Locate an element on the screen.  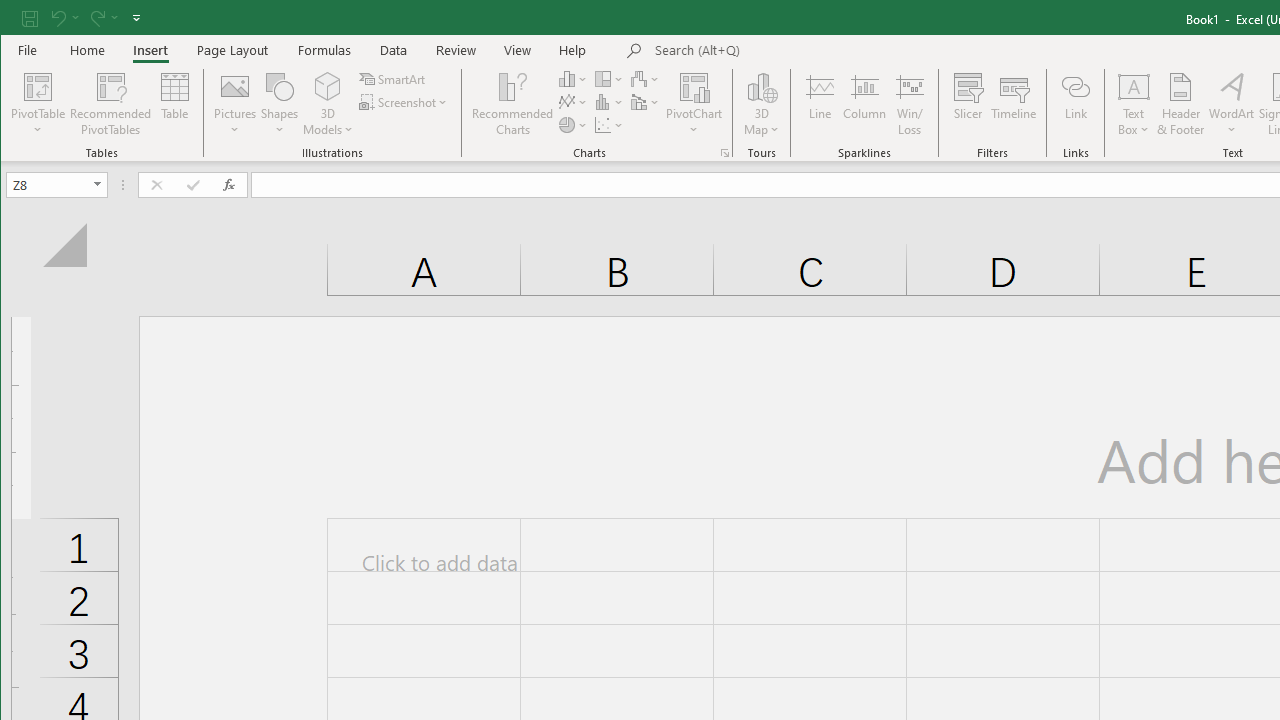
'PivotChart' is located at coordinates (694, 104).